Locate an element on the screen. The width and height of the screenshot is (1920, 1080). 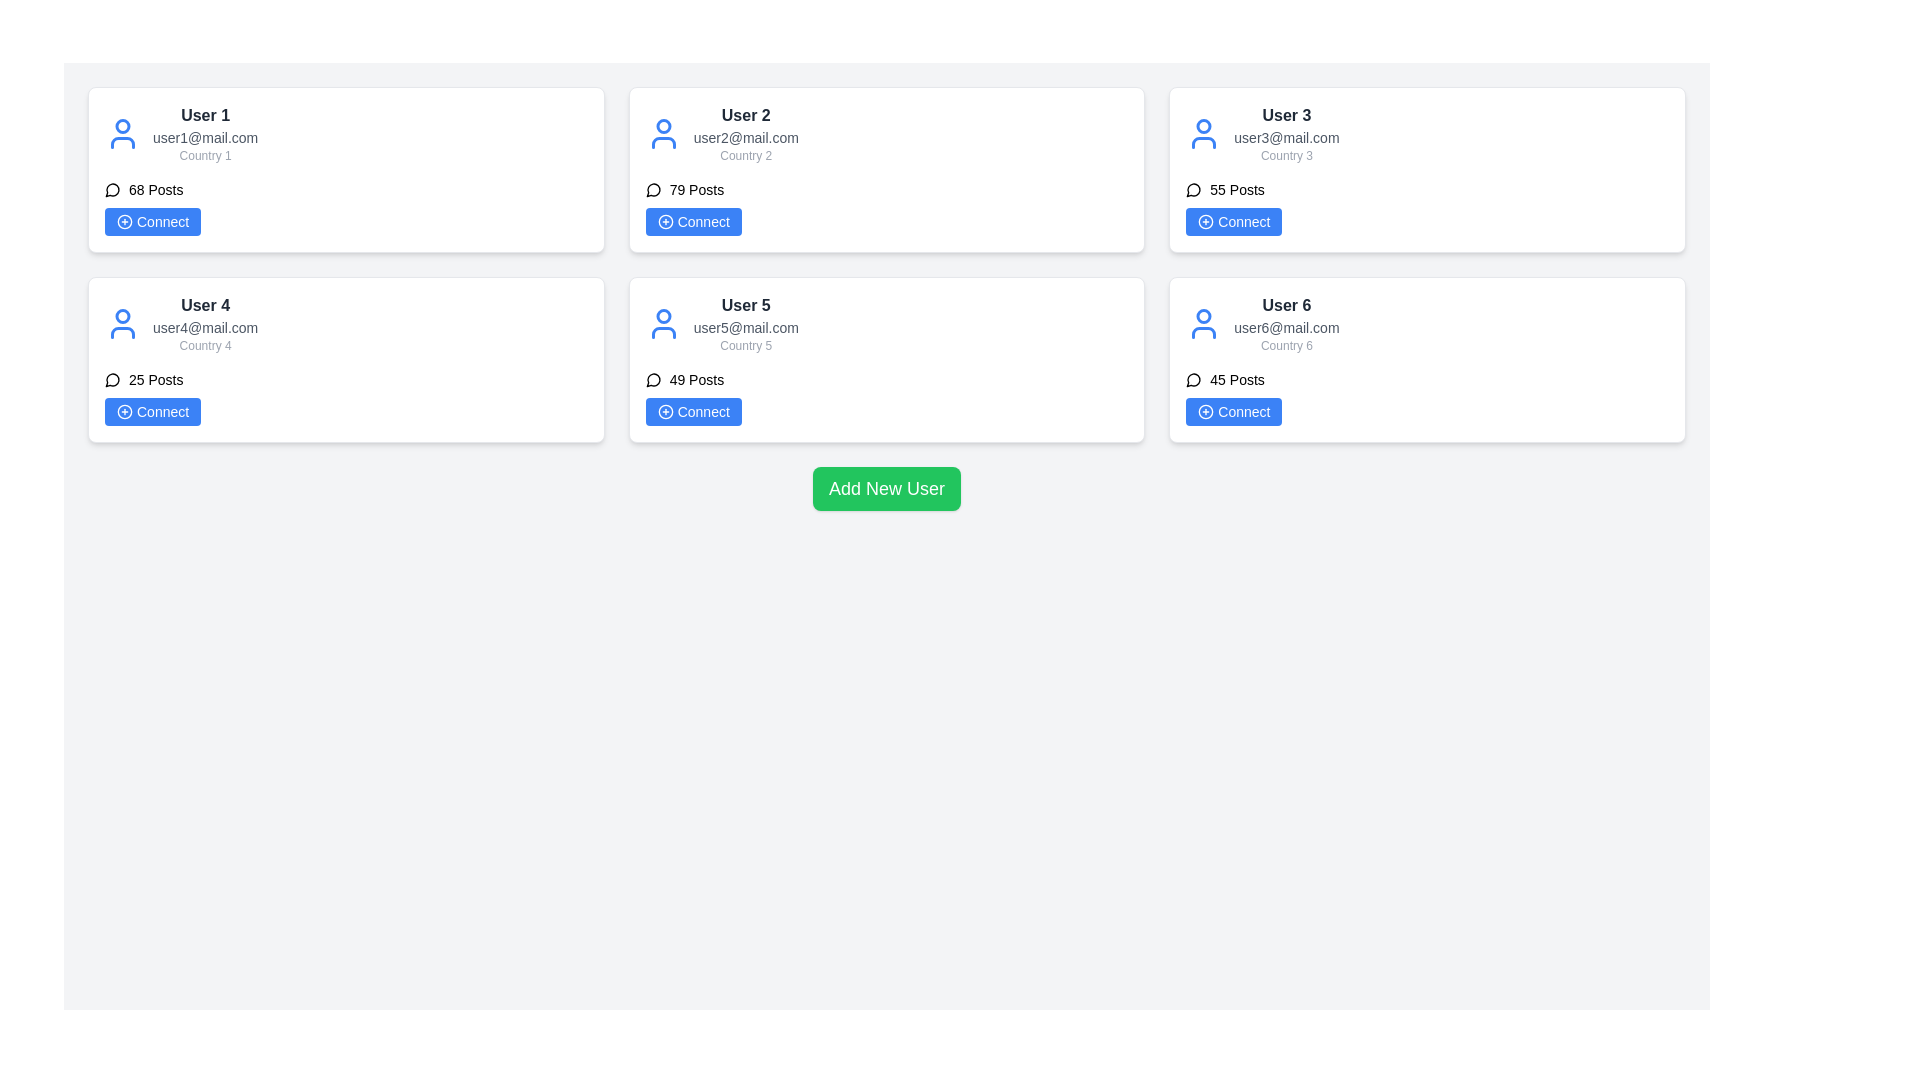
the Text display component that shows user information, including the bolded username 'User 6', an email address 'user6@mail.com', and the country name 'Country 6' is located at coordinates (1286, 323).